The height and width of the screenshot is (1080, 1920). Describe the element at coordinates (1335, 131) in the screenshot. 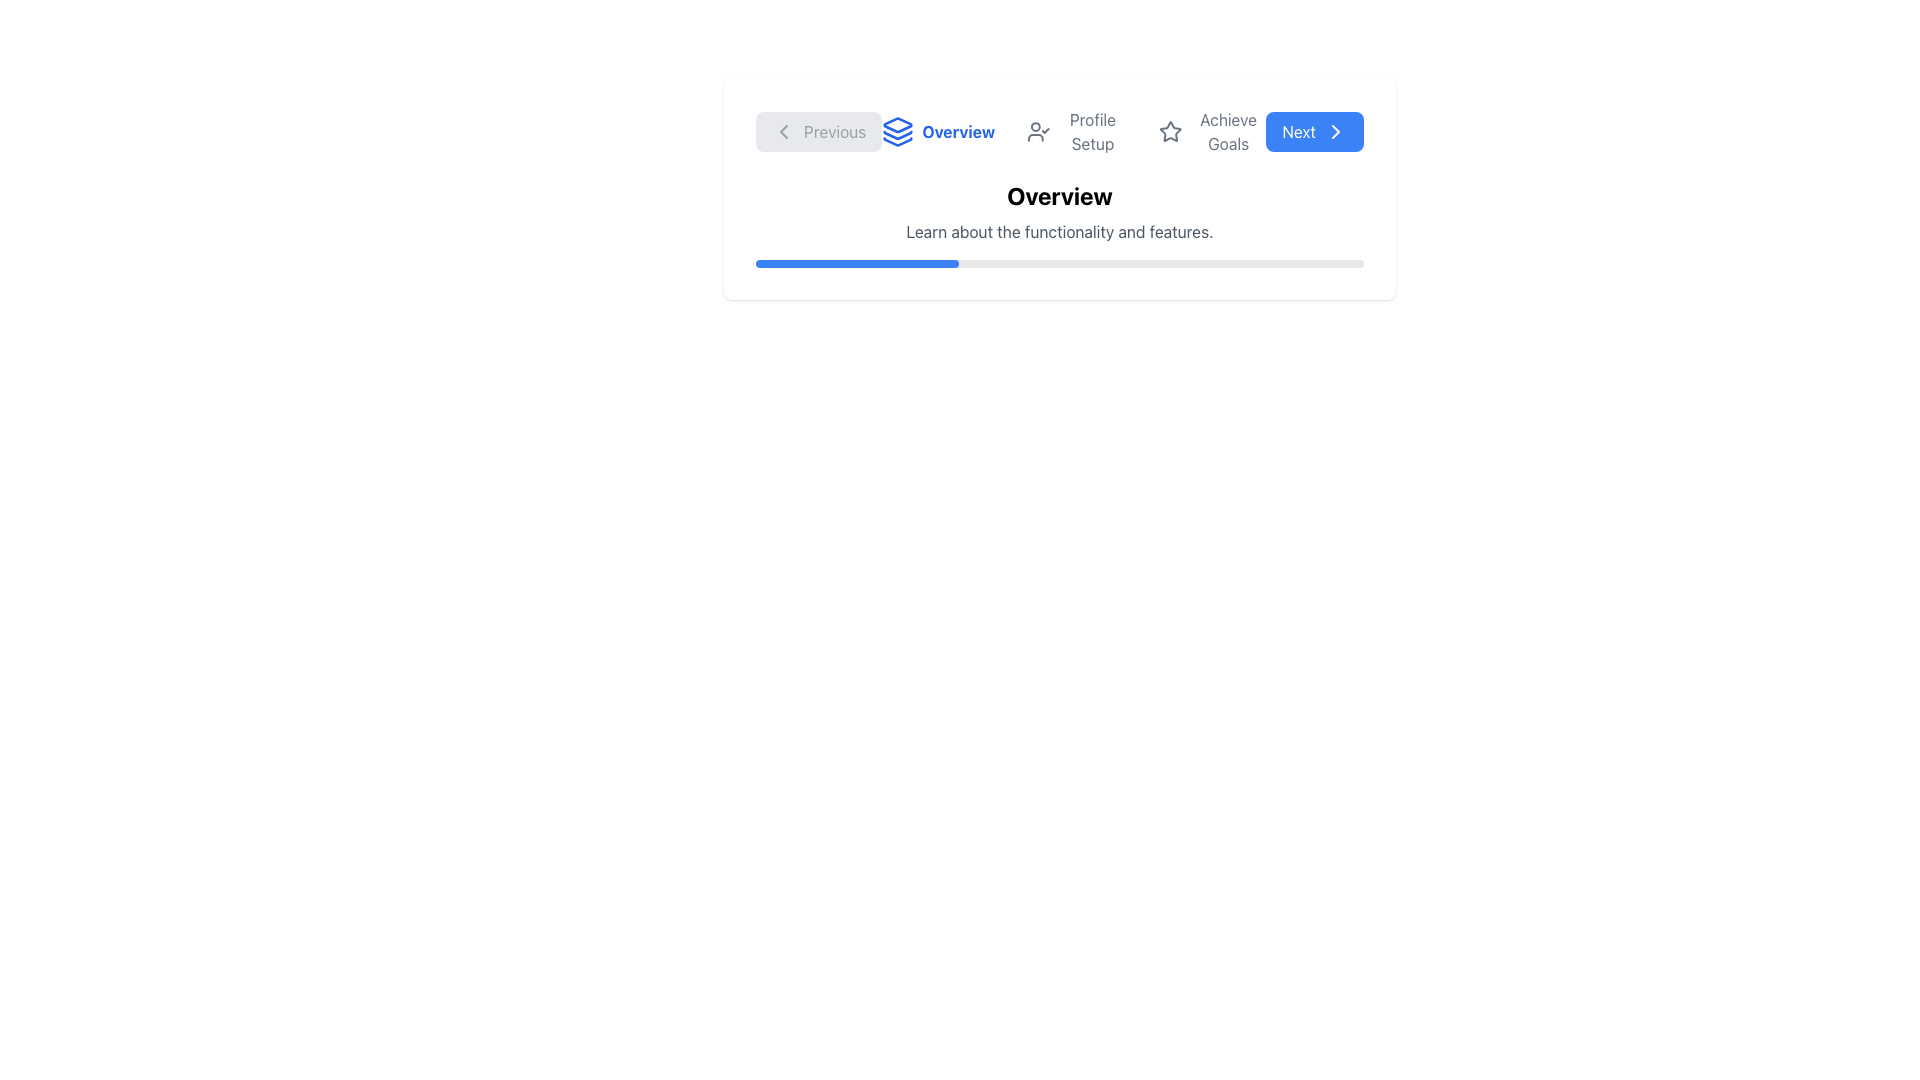

I see `the visual style of the triangular arrow-shaped icon located inside the 'Next' button in the navigation bar at the top-center of the interface` at that location.